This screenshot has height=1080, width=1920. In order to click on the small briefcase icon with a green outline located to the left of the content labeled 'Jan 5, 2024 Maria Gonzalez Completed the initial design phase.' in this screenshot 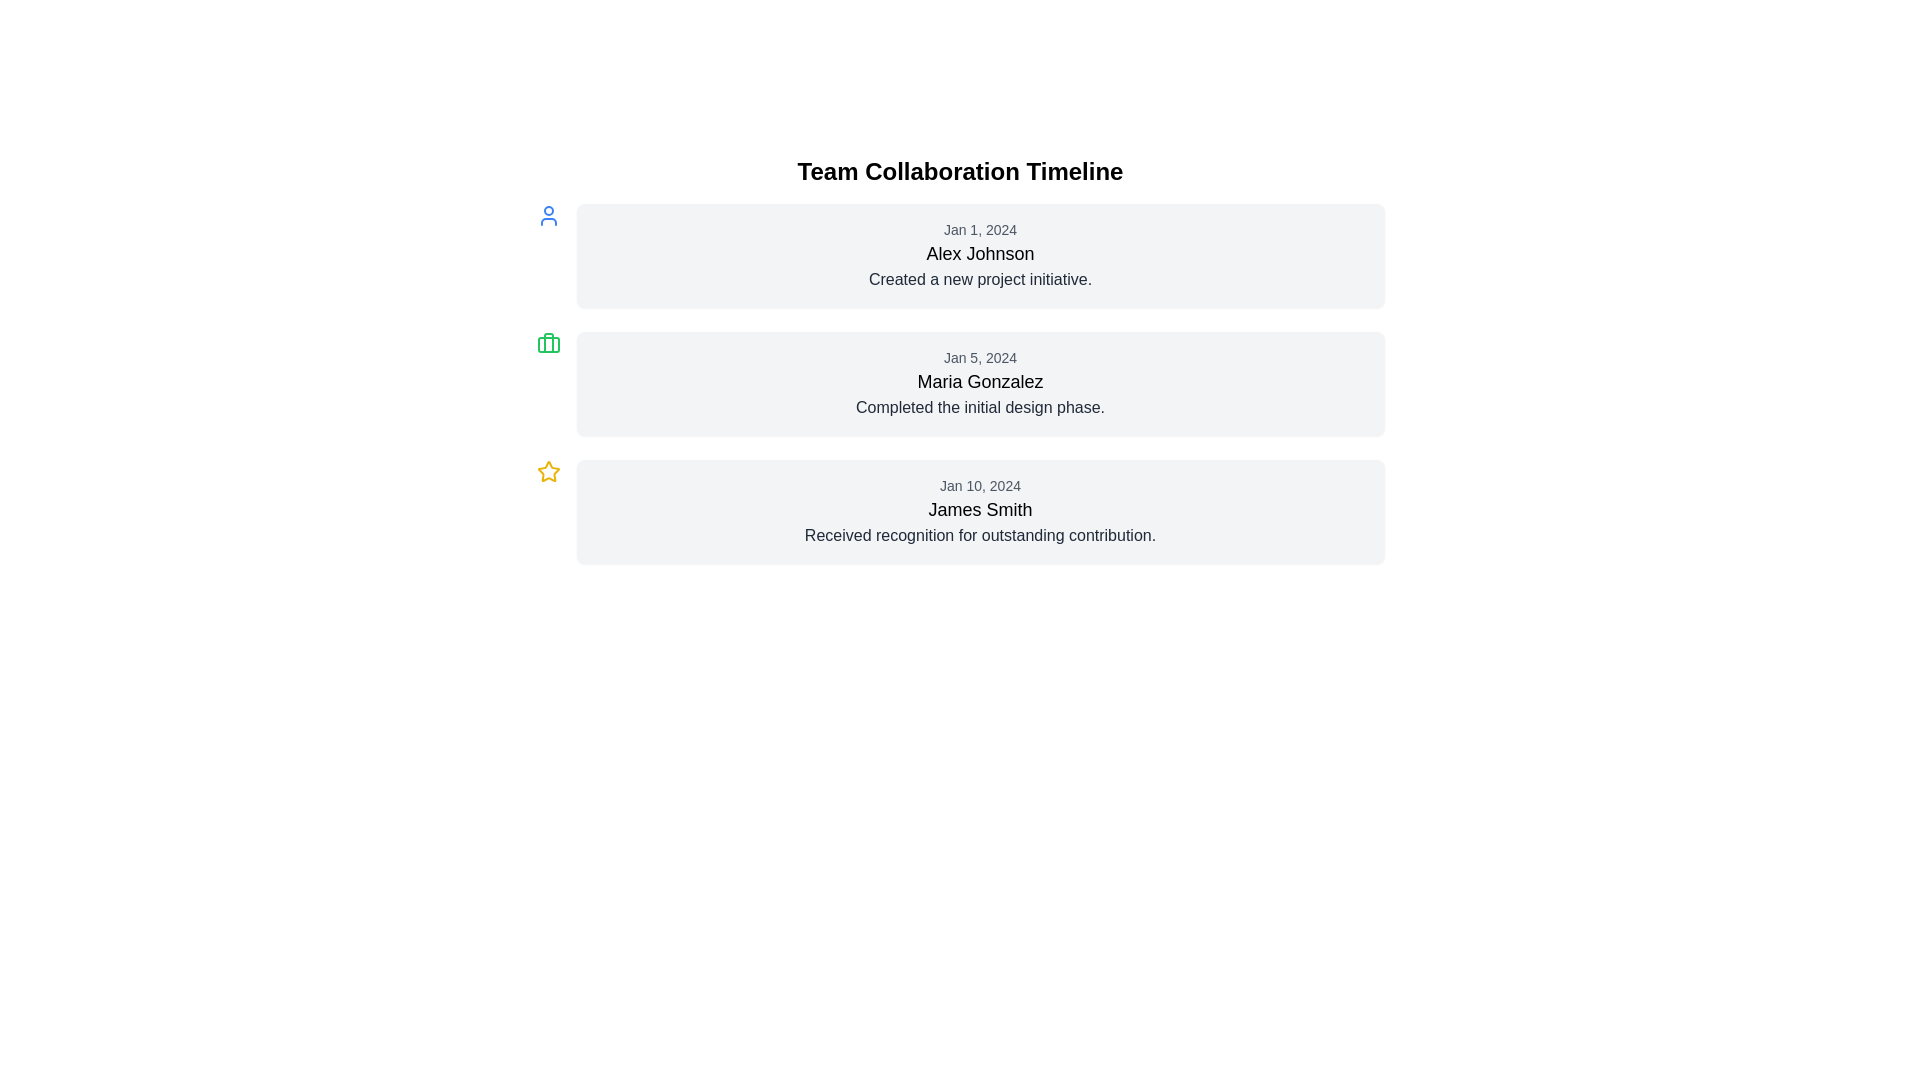, I will do `click(548, 342)`.